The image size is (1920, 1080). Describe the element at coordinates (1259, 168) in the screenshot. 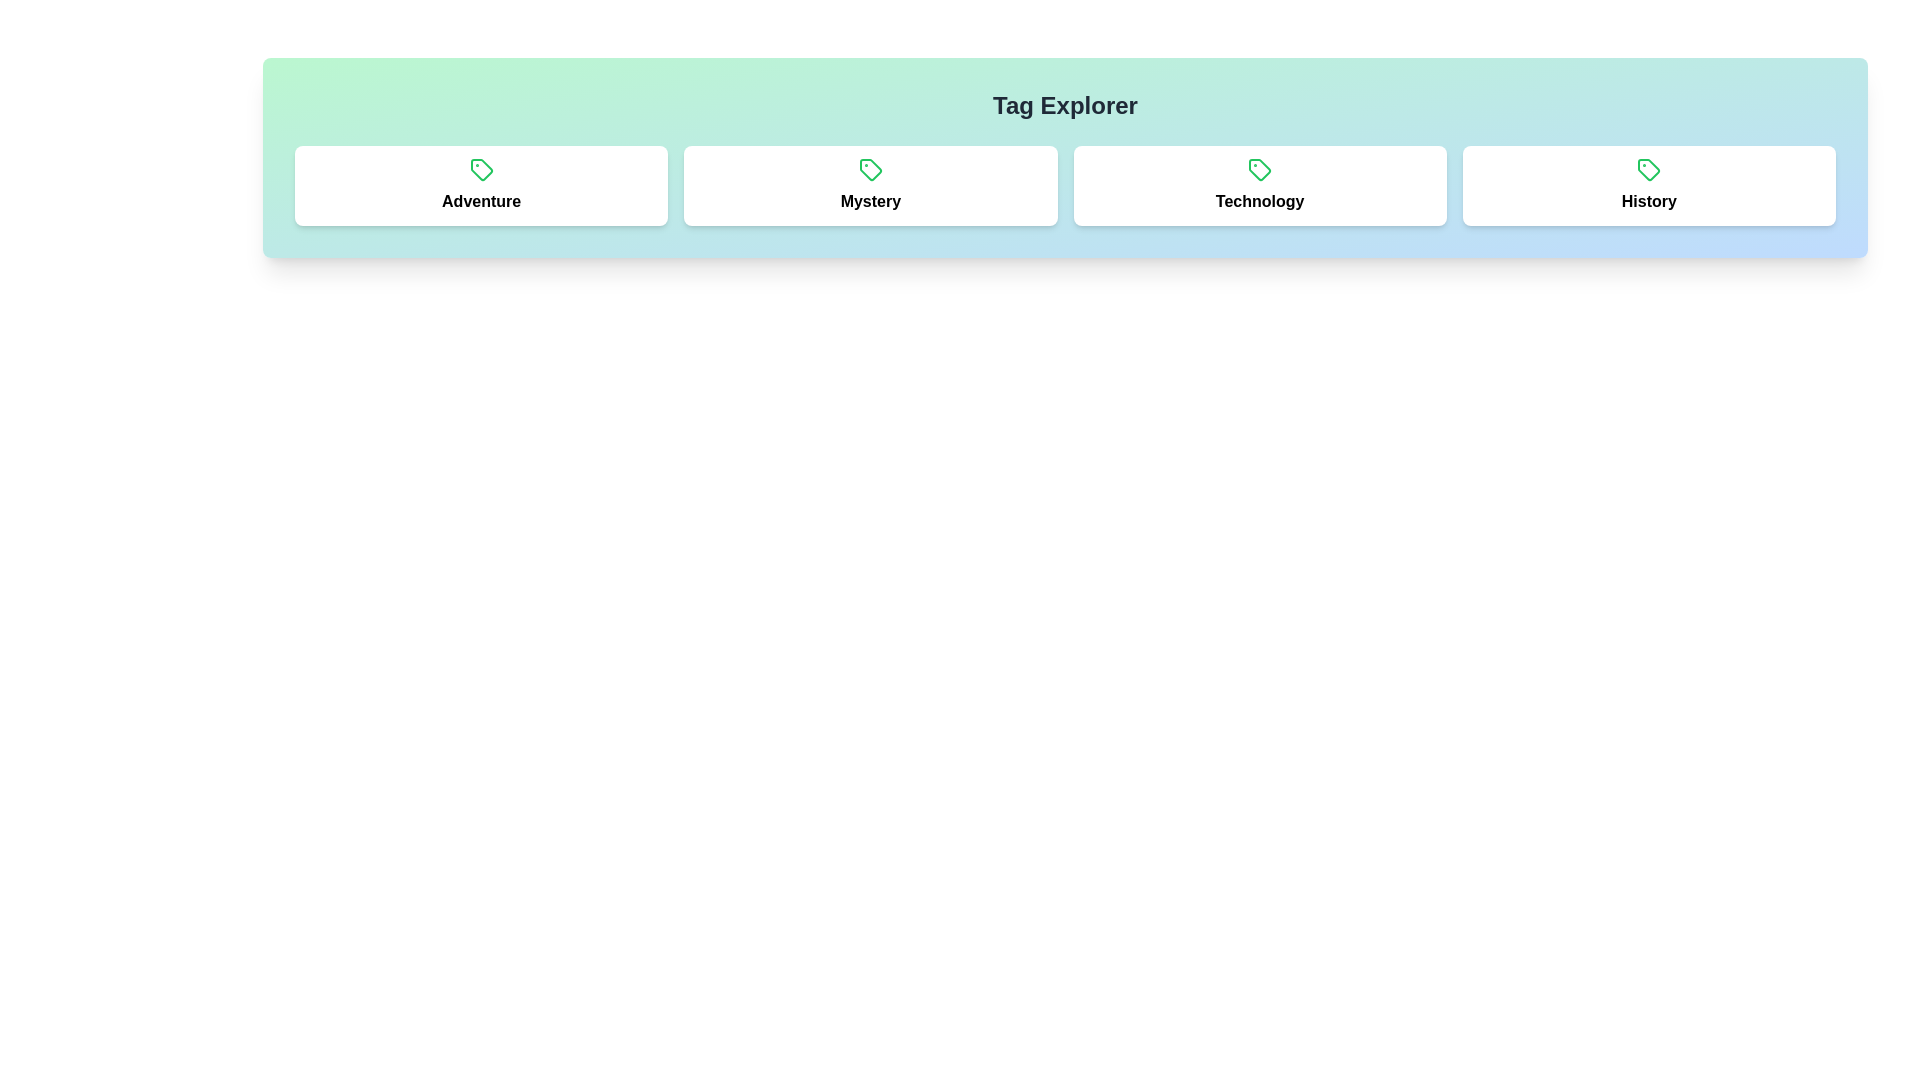

I see `the 'Technology' icon located at the top-center of the 'Technology' card` at that location.